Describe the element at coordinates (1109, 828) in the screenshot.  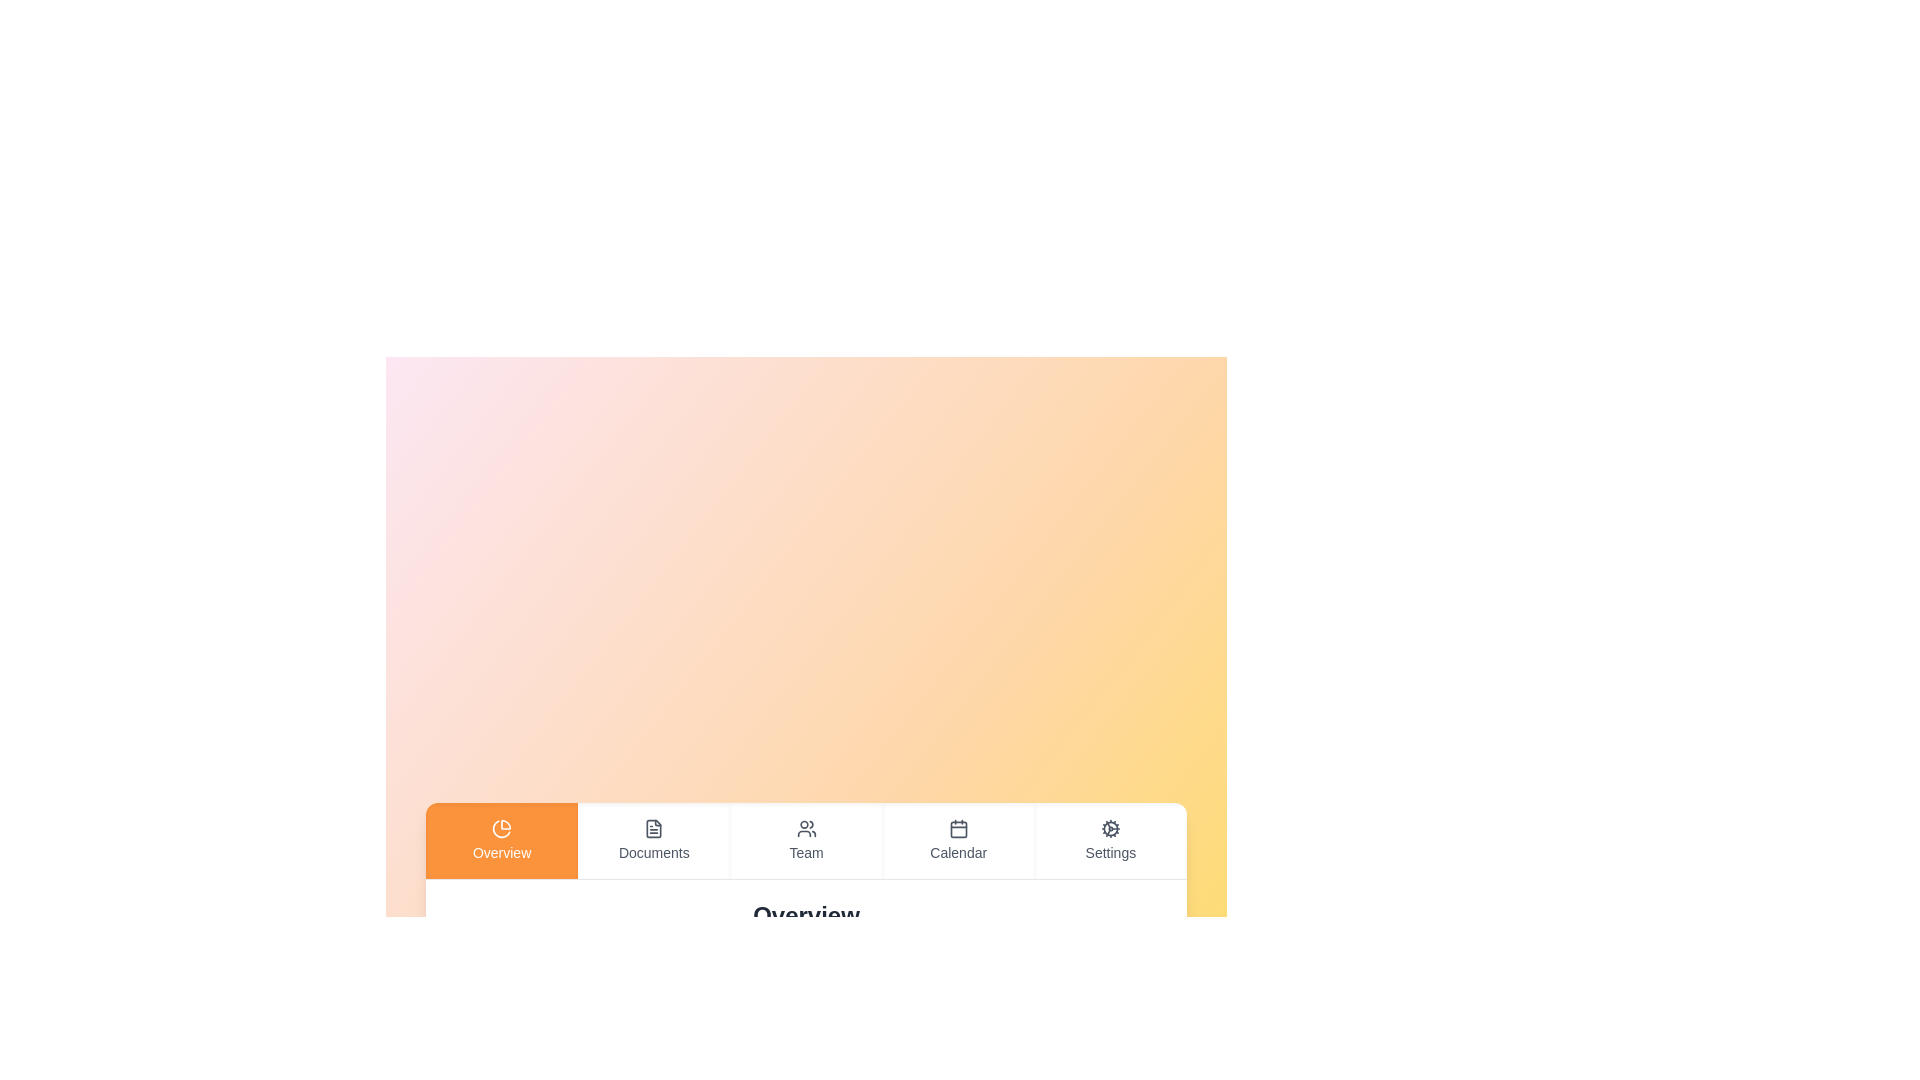
I see `the settings icon located at the rightmost end of the bottom navigation bar` at that location.